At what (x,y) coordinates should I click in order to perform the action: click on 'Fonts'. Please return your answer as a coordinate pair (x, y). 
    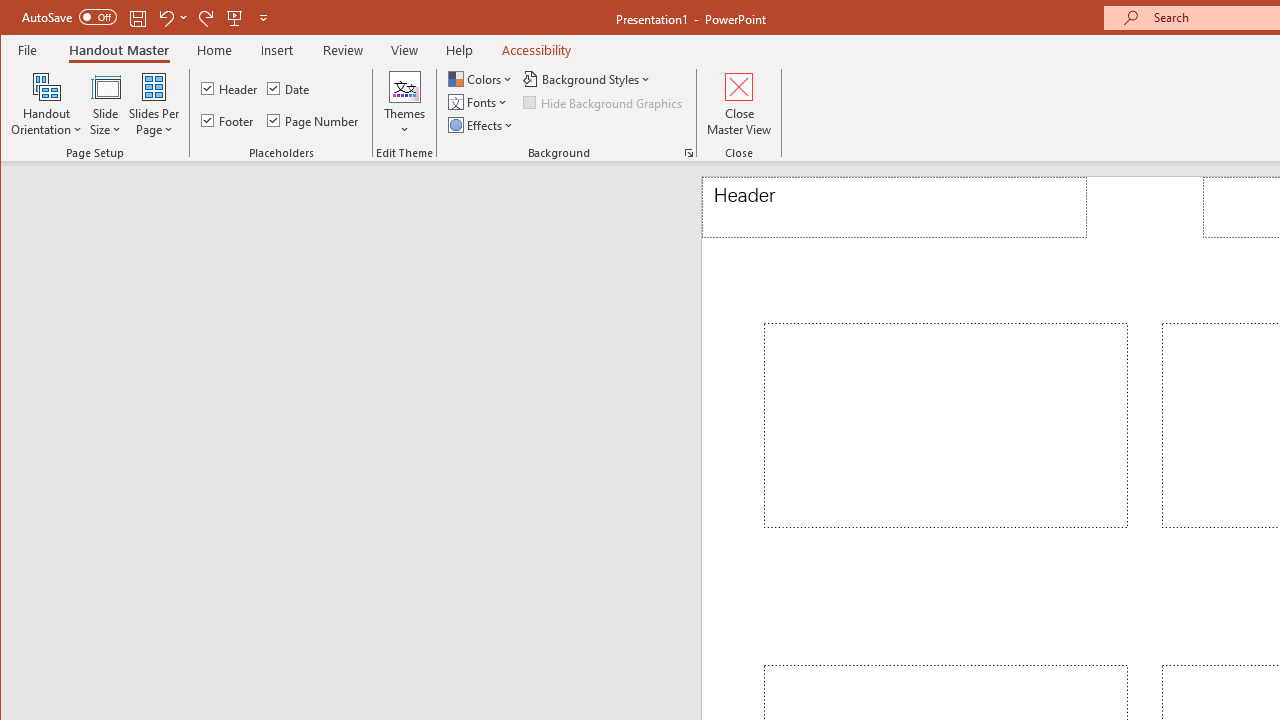
    Looking at the image, I should click on (480, 102).